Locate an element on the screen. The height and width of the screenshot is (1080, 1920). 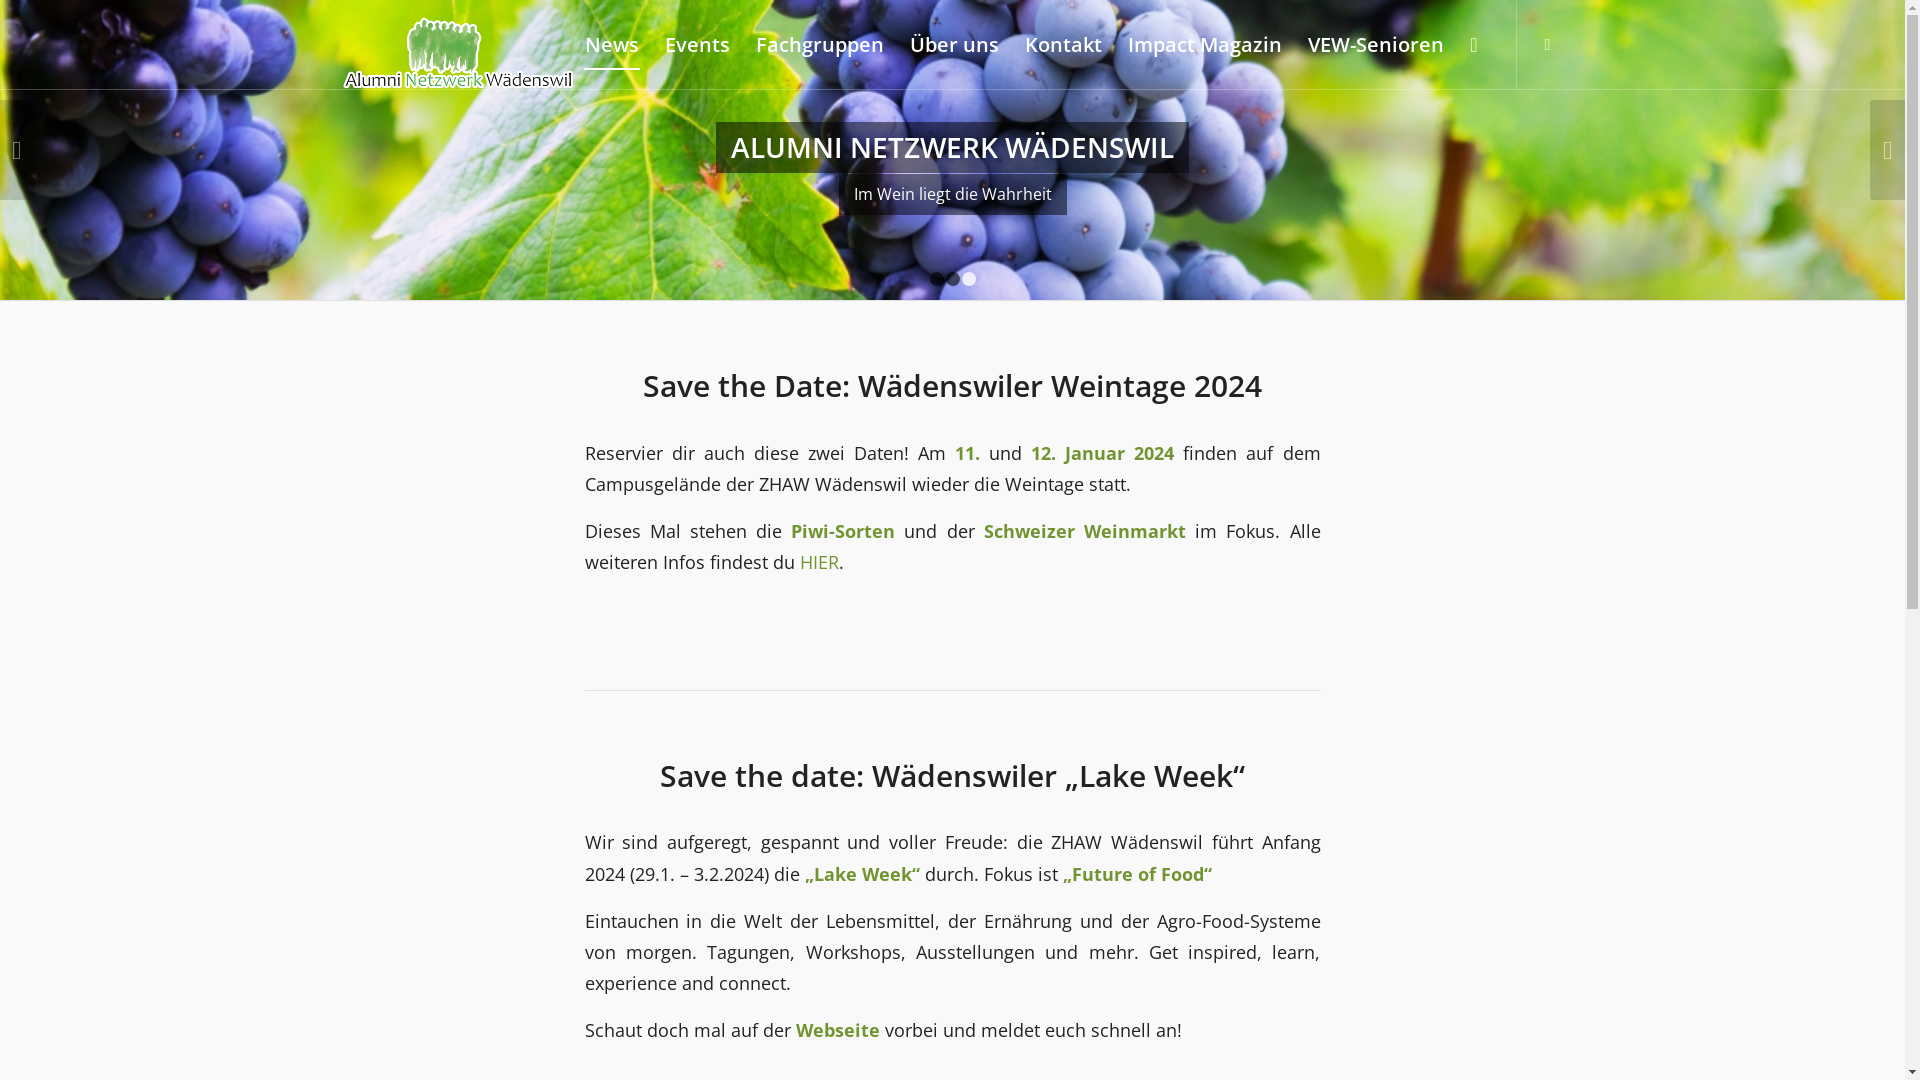
'Impact Magazin' is located at coordinates (1203, 45).